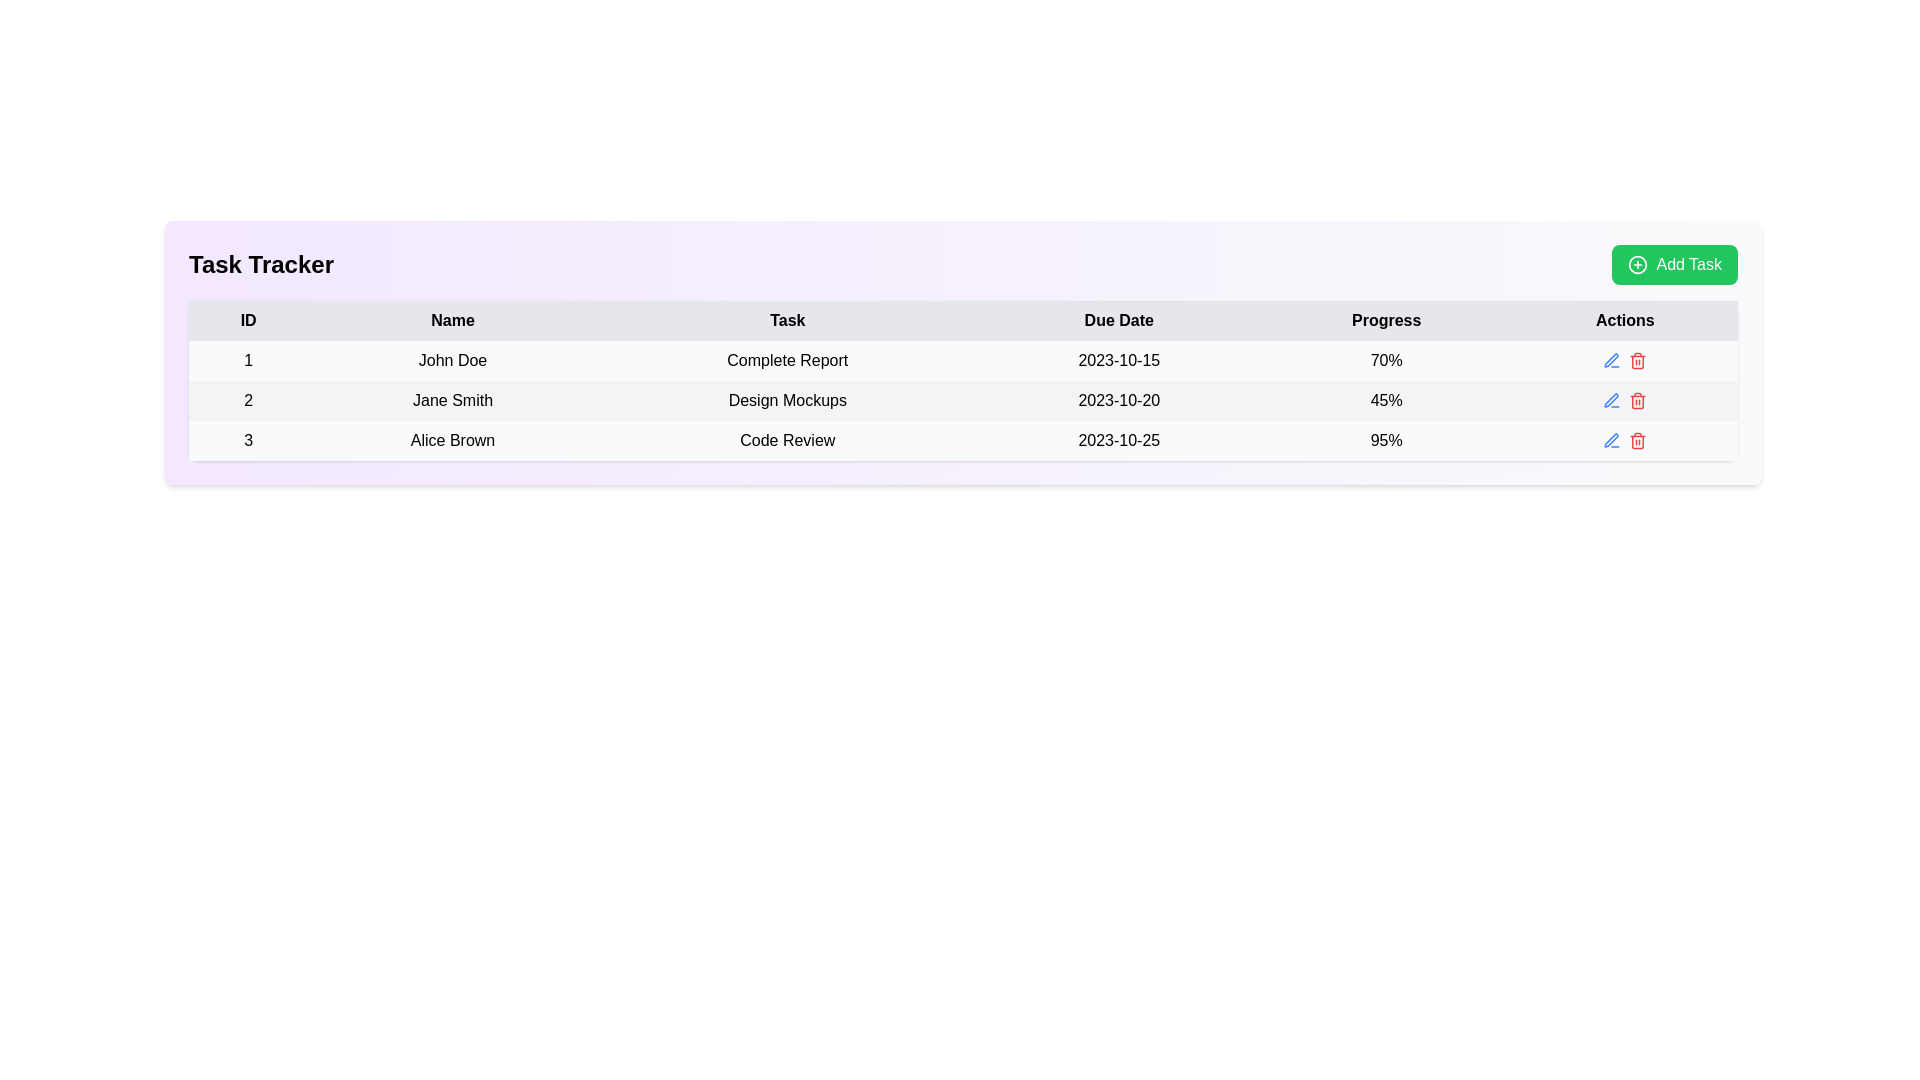 This screenshot has width=1920, height=1080. I want to click on the Text label that serves as an identifier for the first task entry in the data table, located in the first column under the 'ID' column header, so click(247, 361).